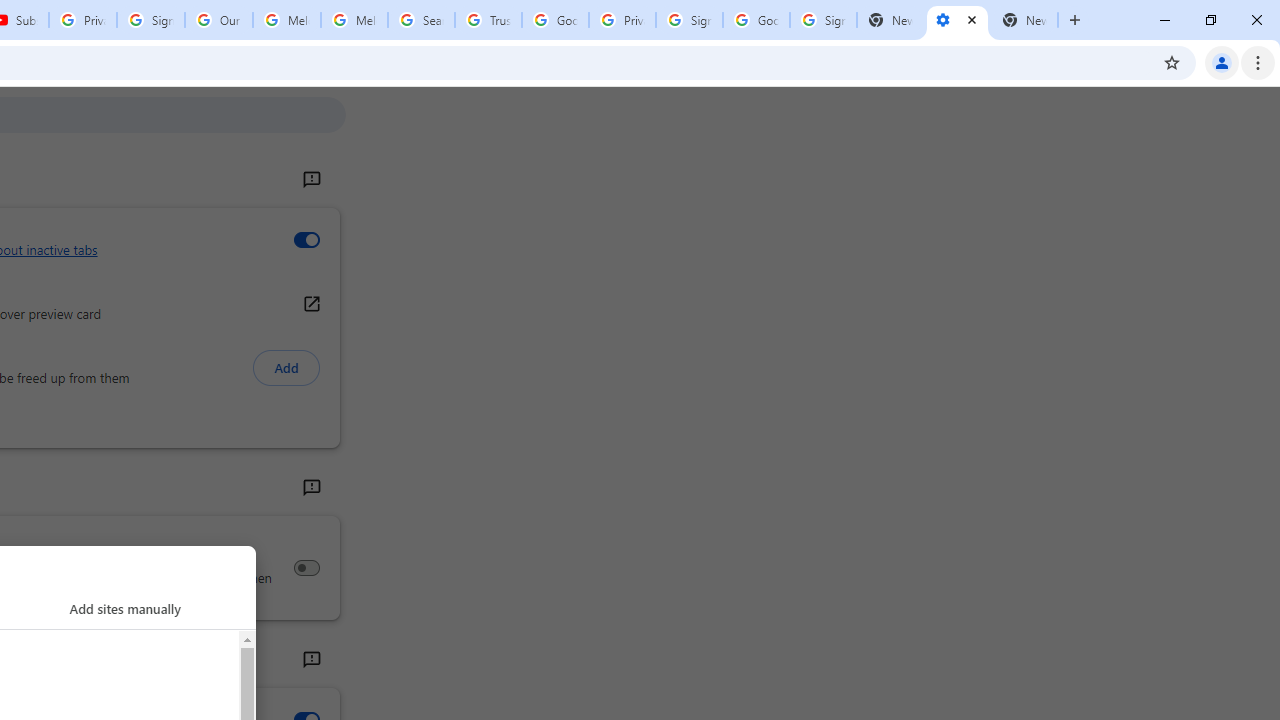 The image size is (1280, 720). I want to click on 'Google Cybersecurity Innovations - Google Safety Center', so click(755, 20).